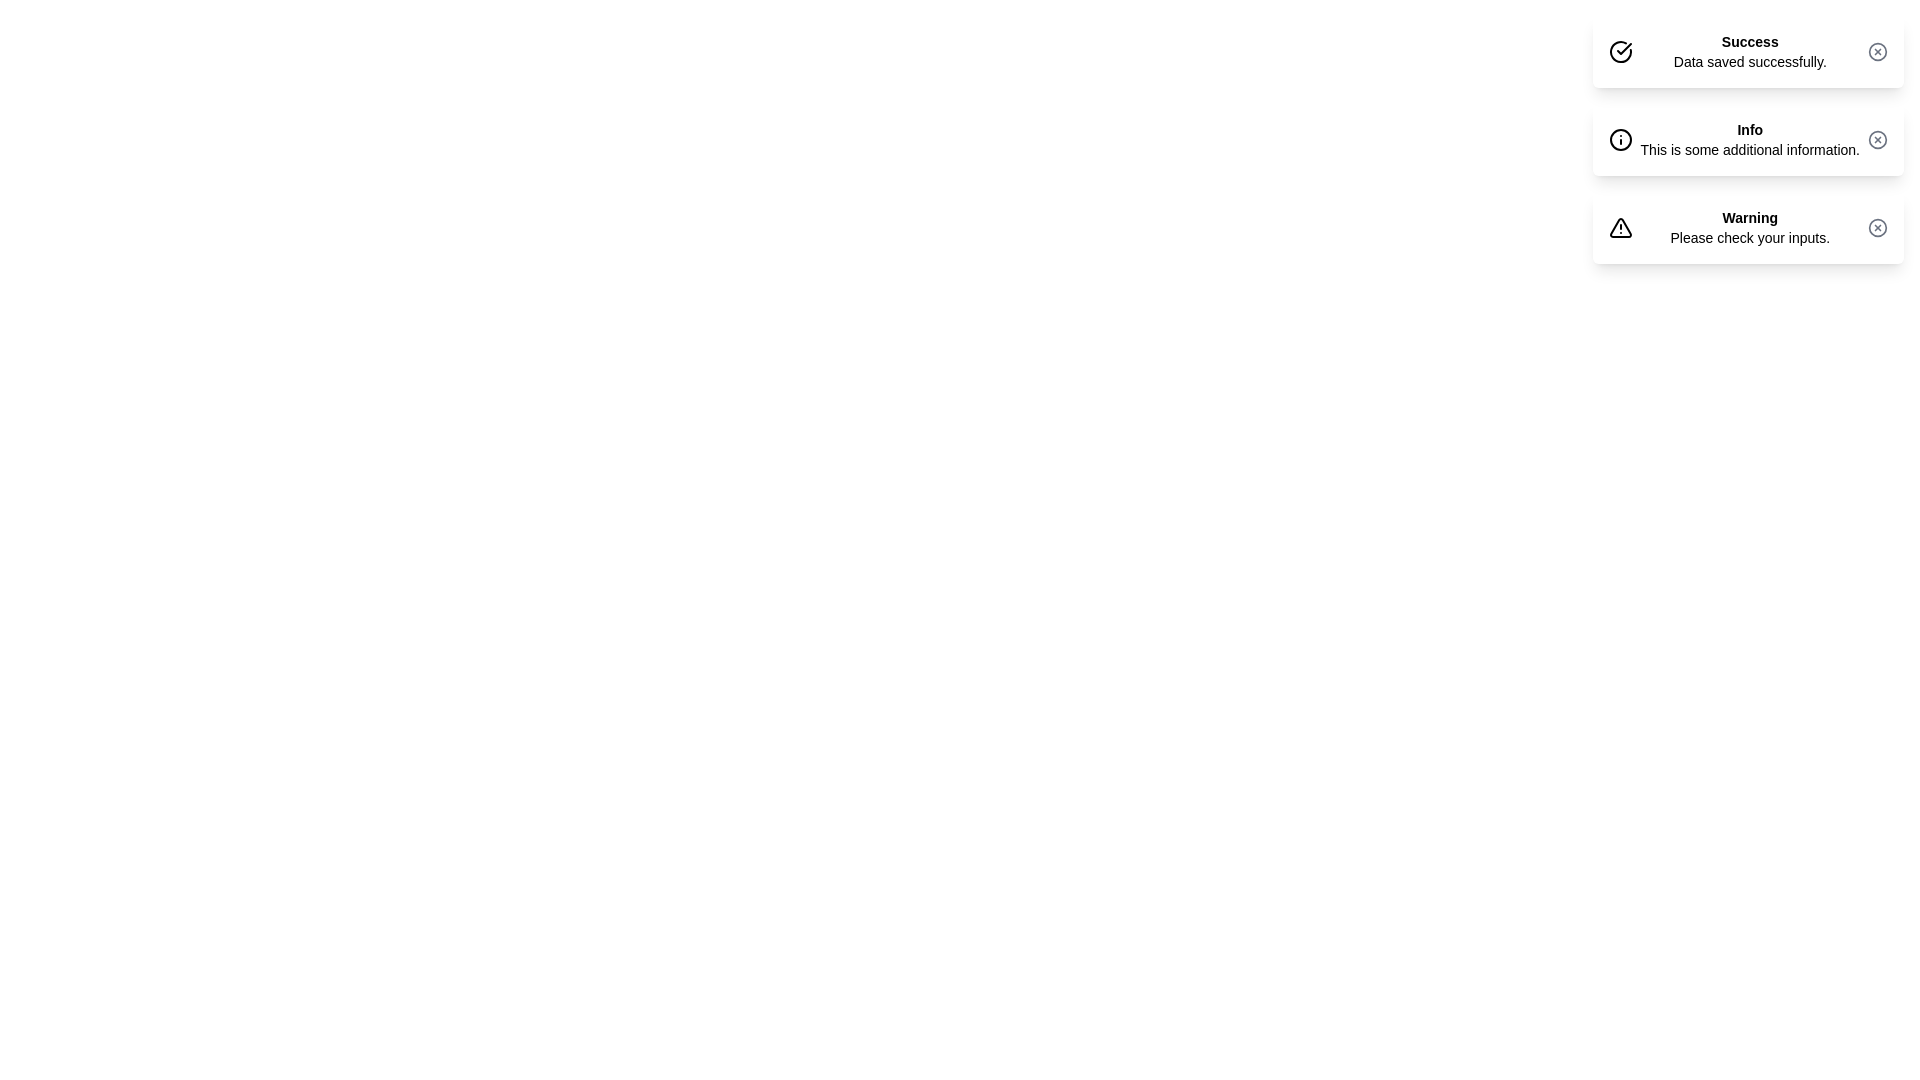  What do you see at coordinates (1749, 218) in the screenshot?
I see `the warning text that informs users about issues related to their actions, specifically positioned above the message 'Please check your inputs.'` at bounding box center [1749, 218].